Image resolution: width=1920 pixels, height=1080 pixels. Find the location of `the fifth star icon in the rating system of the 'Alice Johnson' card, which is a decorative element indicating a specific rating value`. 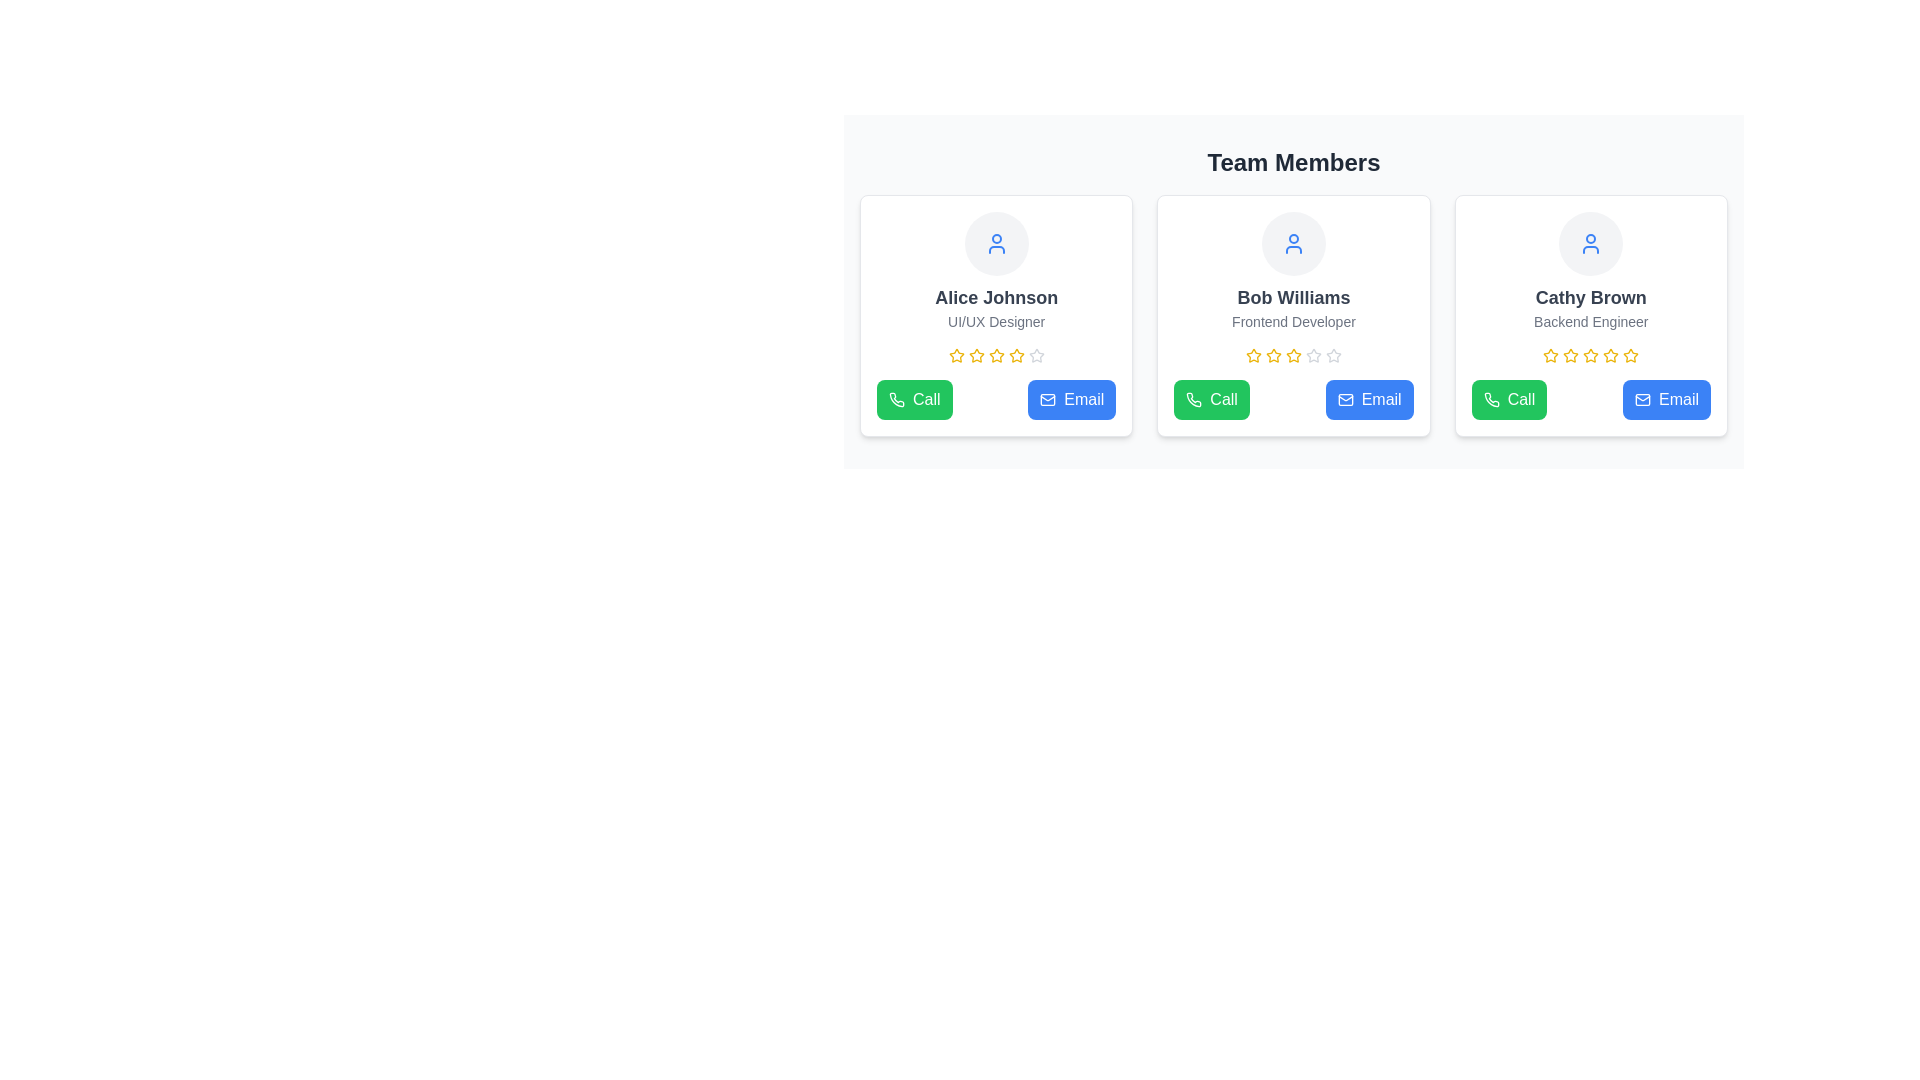

the fifth star icon in the rating system of the 'Alice Johnson' card, which is a decorative element indicating a specific rating value is located at coordinates (1016, 354).